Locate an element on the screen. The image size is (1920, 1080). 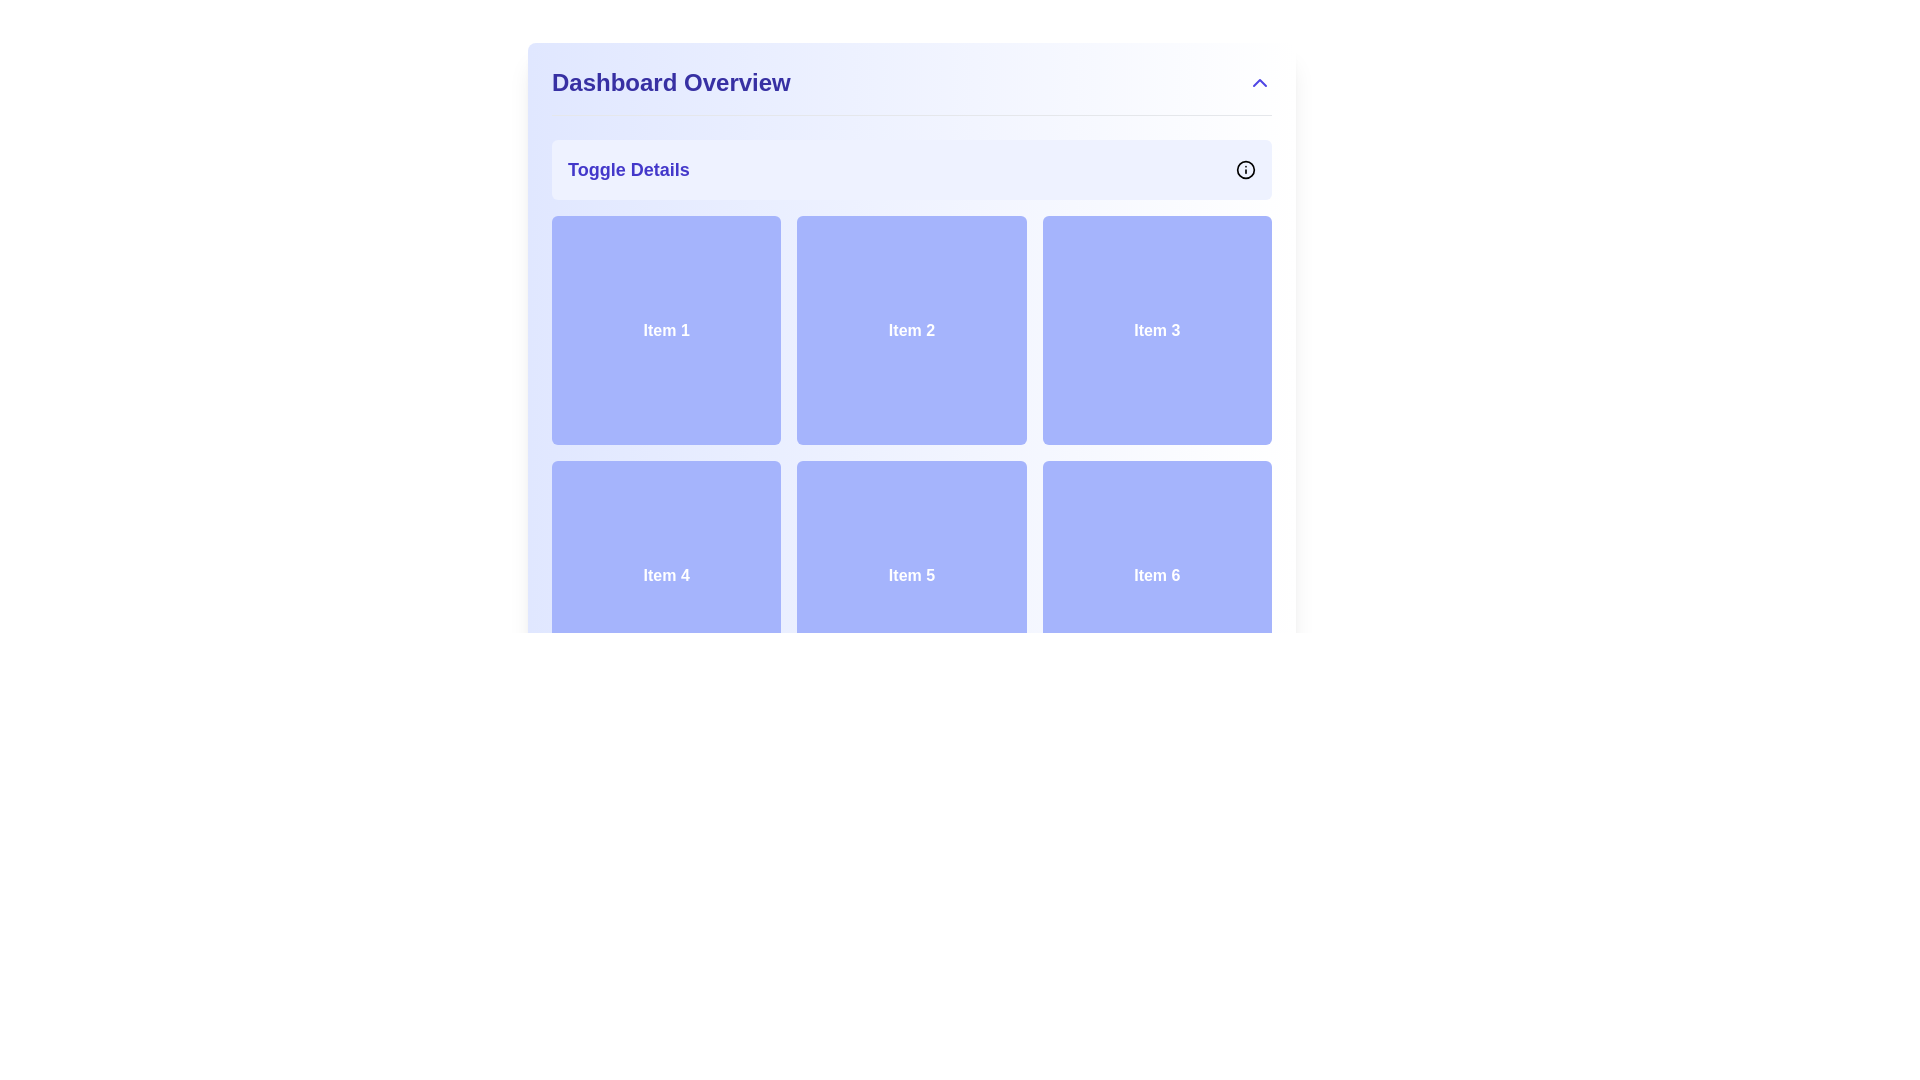
the icon located to the far right of the 'Toggle Details' section is located at coordinates (1245, 168).